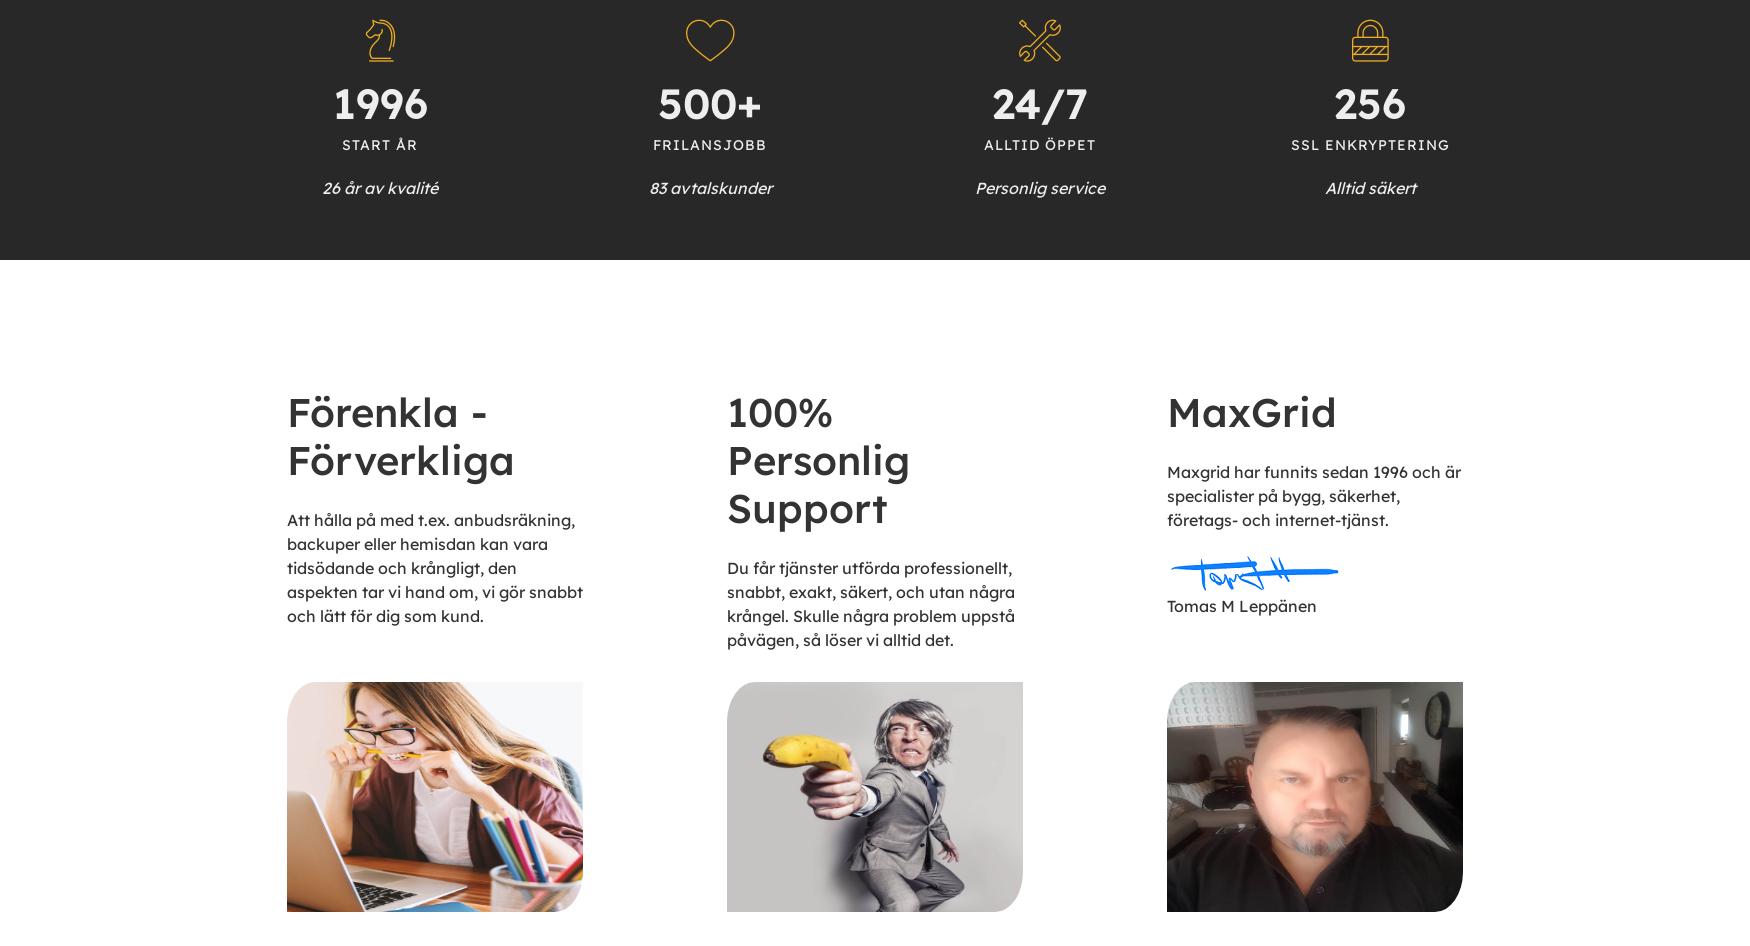 Image resolution: width=1750 pixels, height=946 pixels. I want to click on 'Att hålla på med t.ex. anbudsräkning, backuper eller hemisdan kan vara tidsödande och krångligt, den aspekten tar vi hand om, vi gör snabbt och lätt för dig som kund.', so click(434, 566).